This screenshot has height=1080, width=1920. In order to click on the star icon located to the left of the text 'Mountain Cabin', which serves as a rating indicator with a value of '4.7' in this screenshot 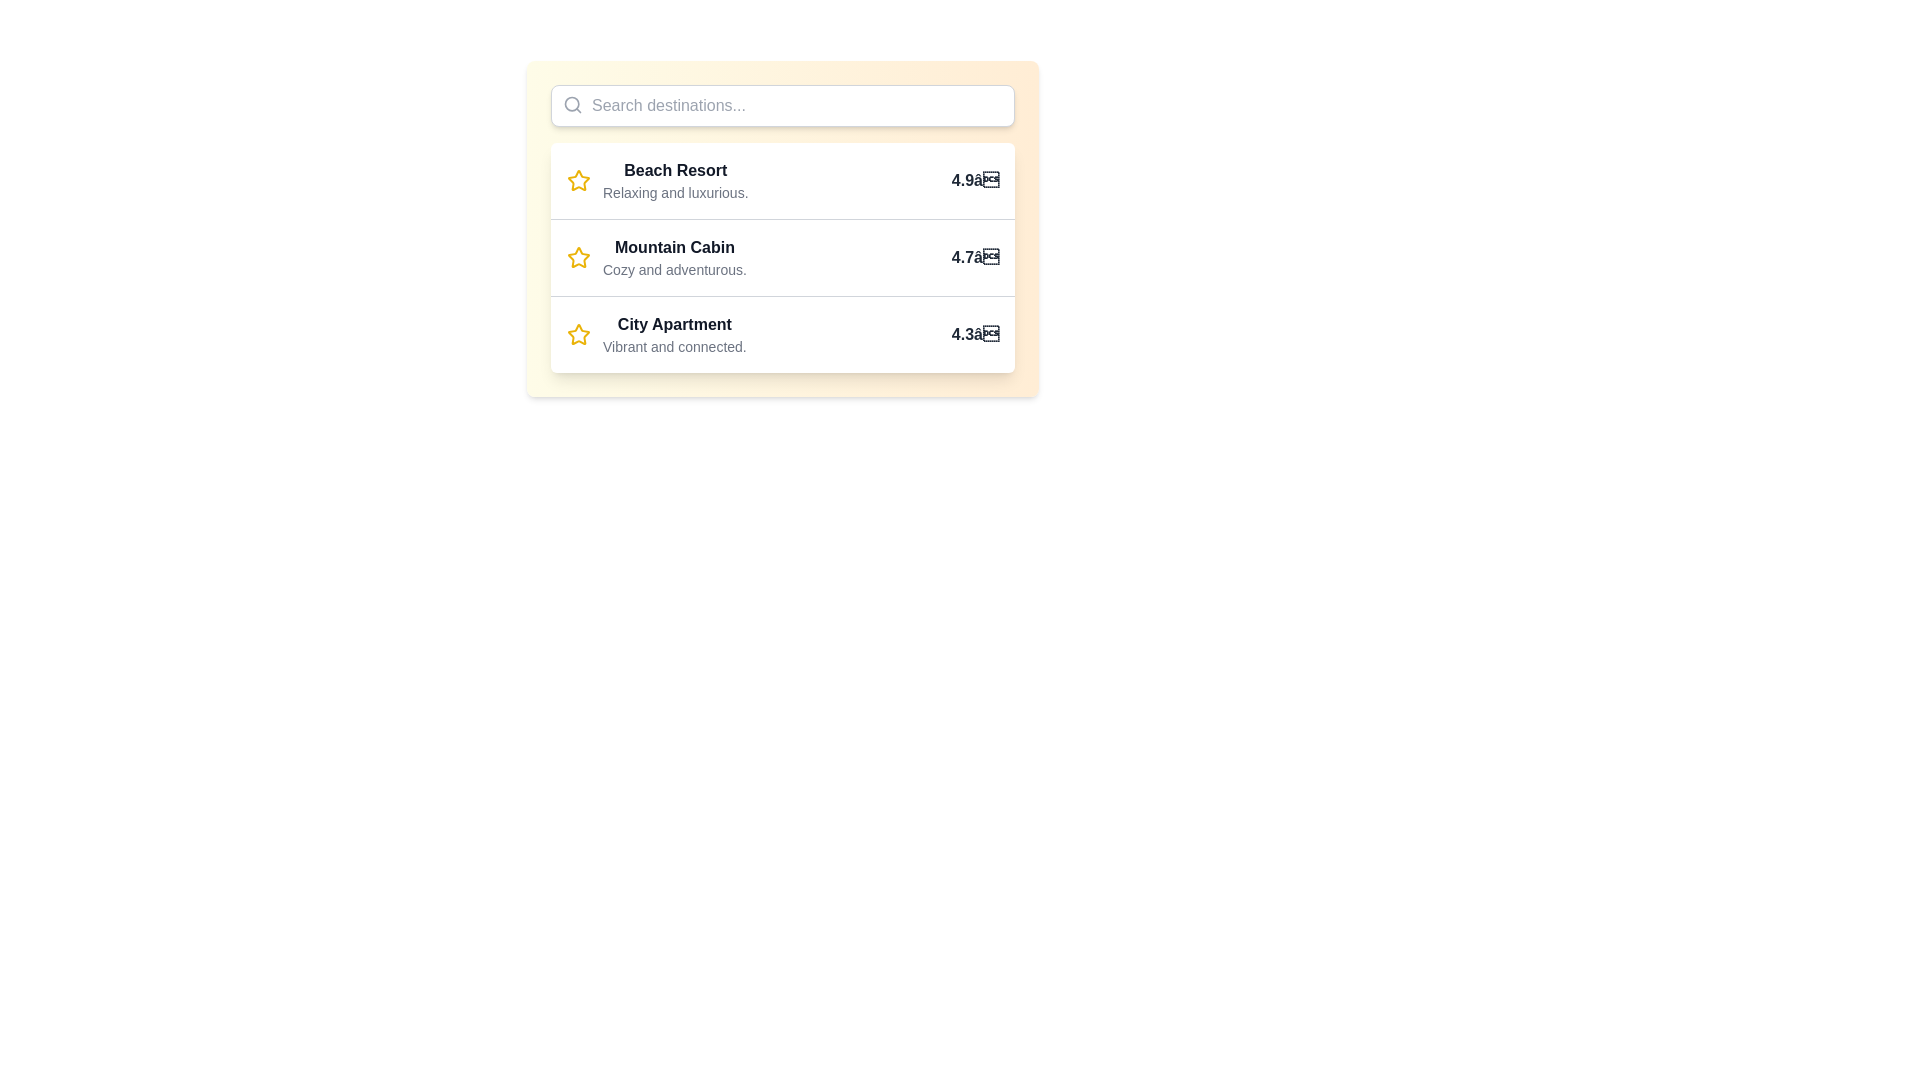, I will do `click(578, 257)`.